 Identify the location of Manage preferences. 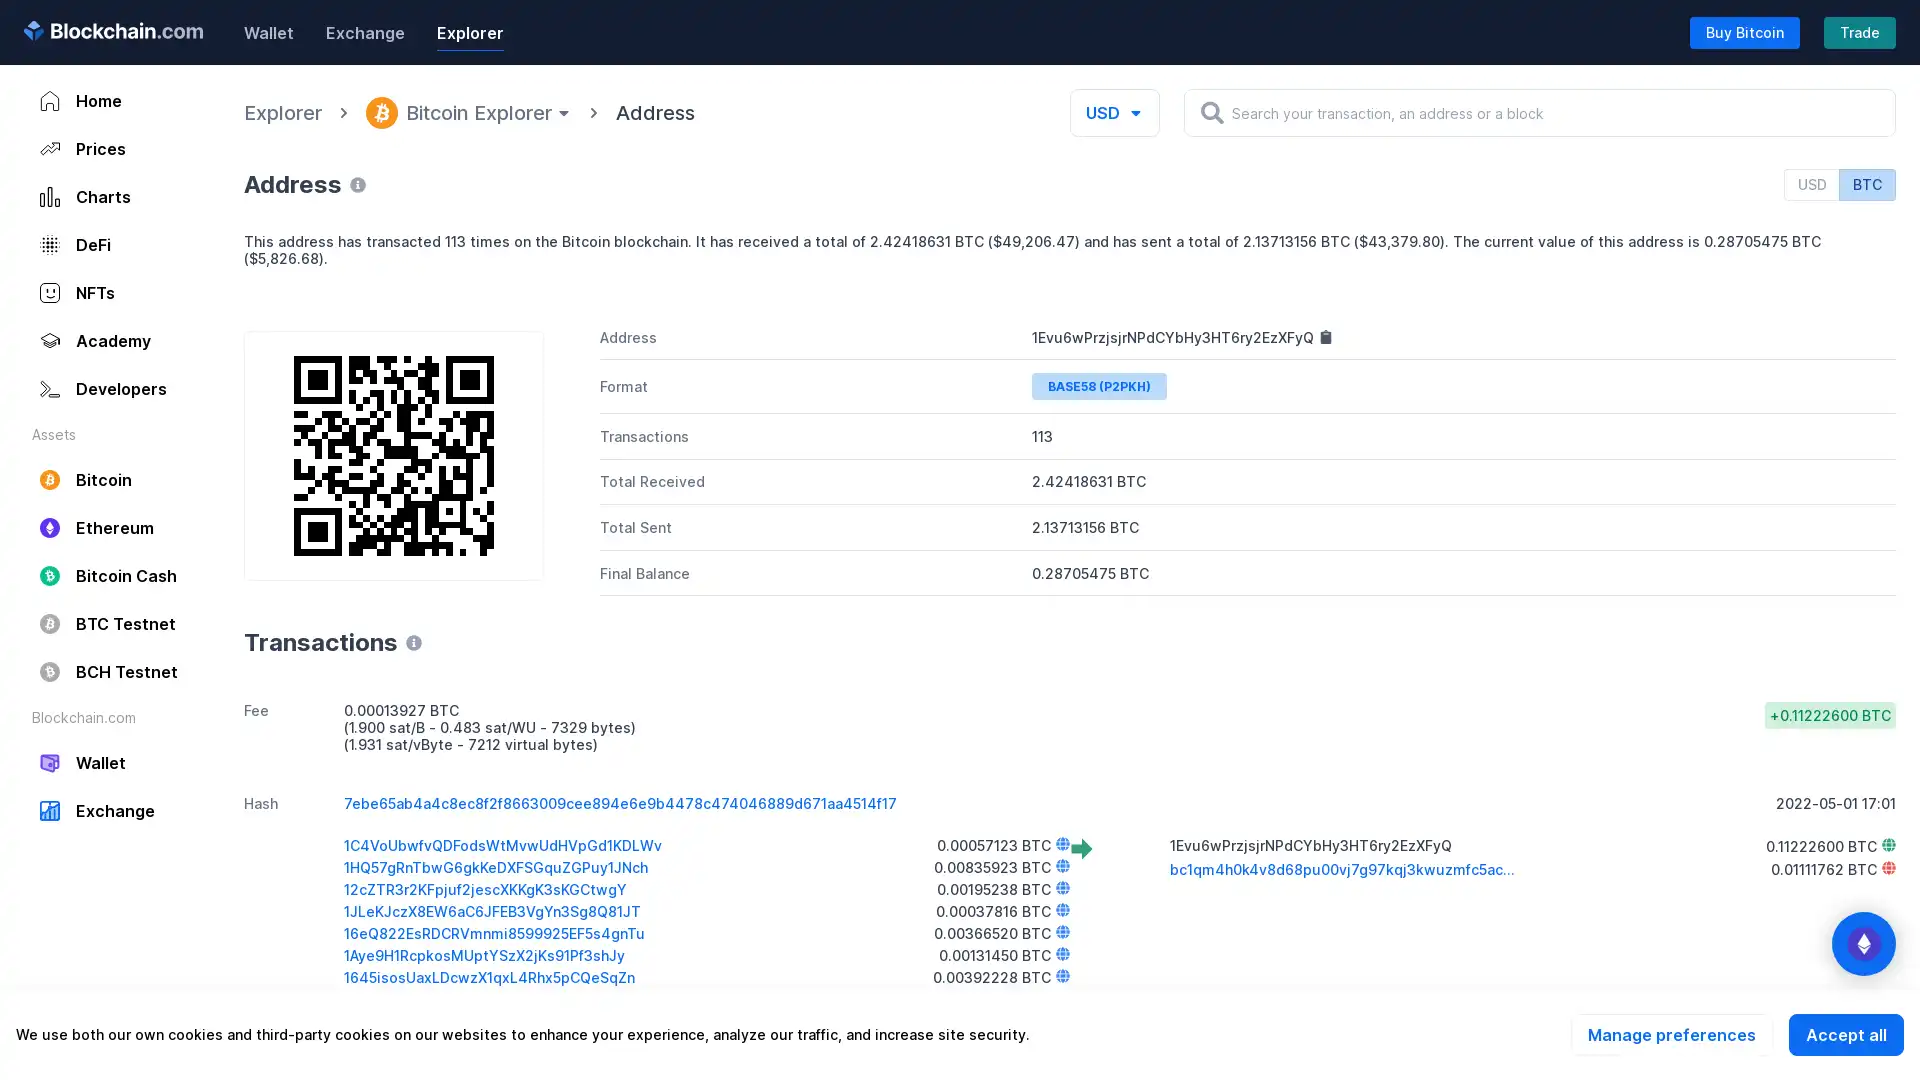
(1671, 1034).